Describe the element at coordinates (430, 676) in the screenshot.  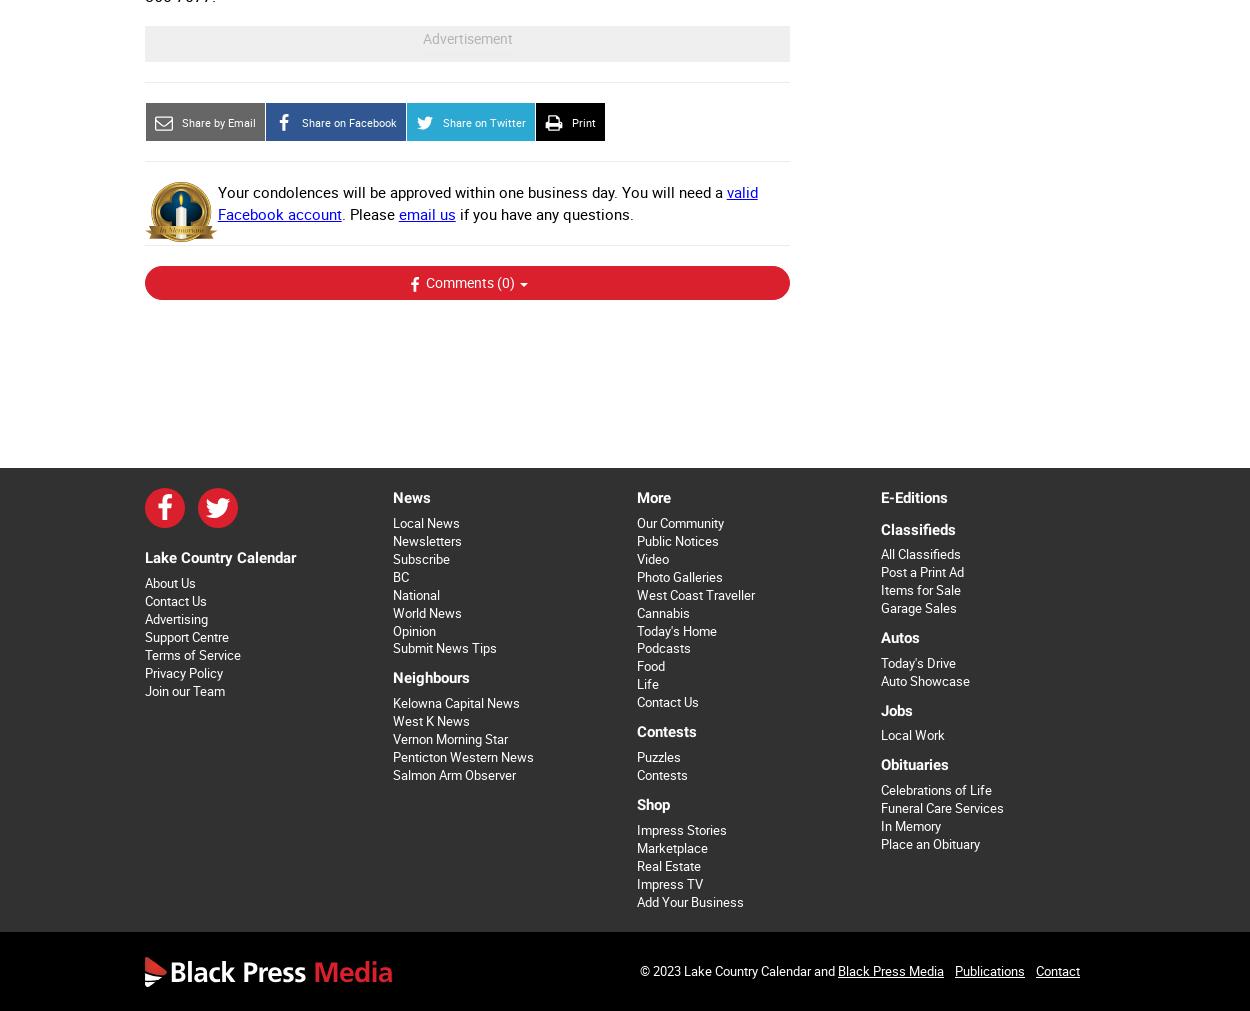
I see `'Neighbours'` at that location.